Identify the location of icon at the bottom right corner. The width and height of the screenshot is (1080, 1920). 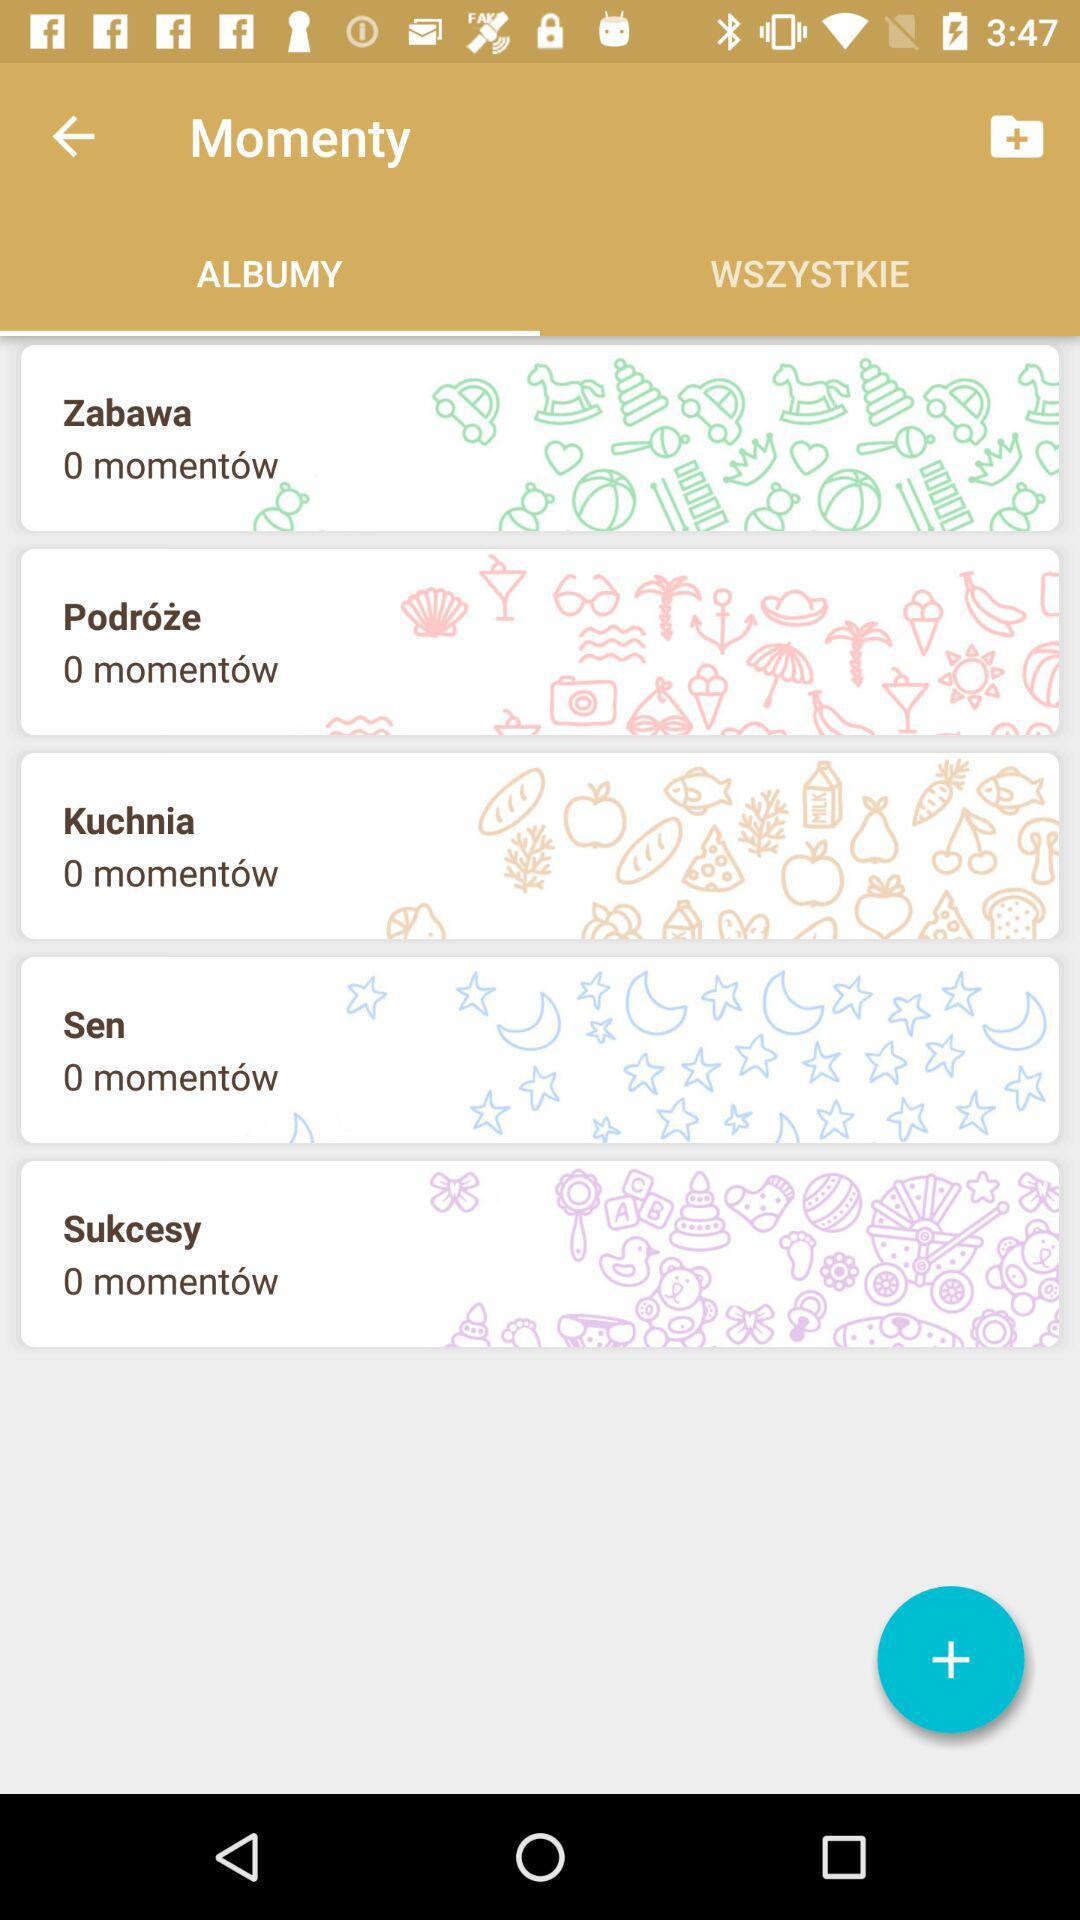
(950, 1659).